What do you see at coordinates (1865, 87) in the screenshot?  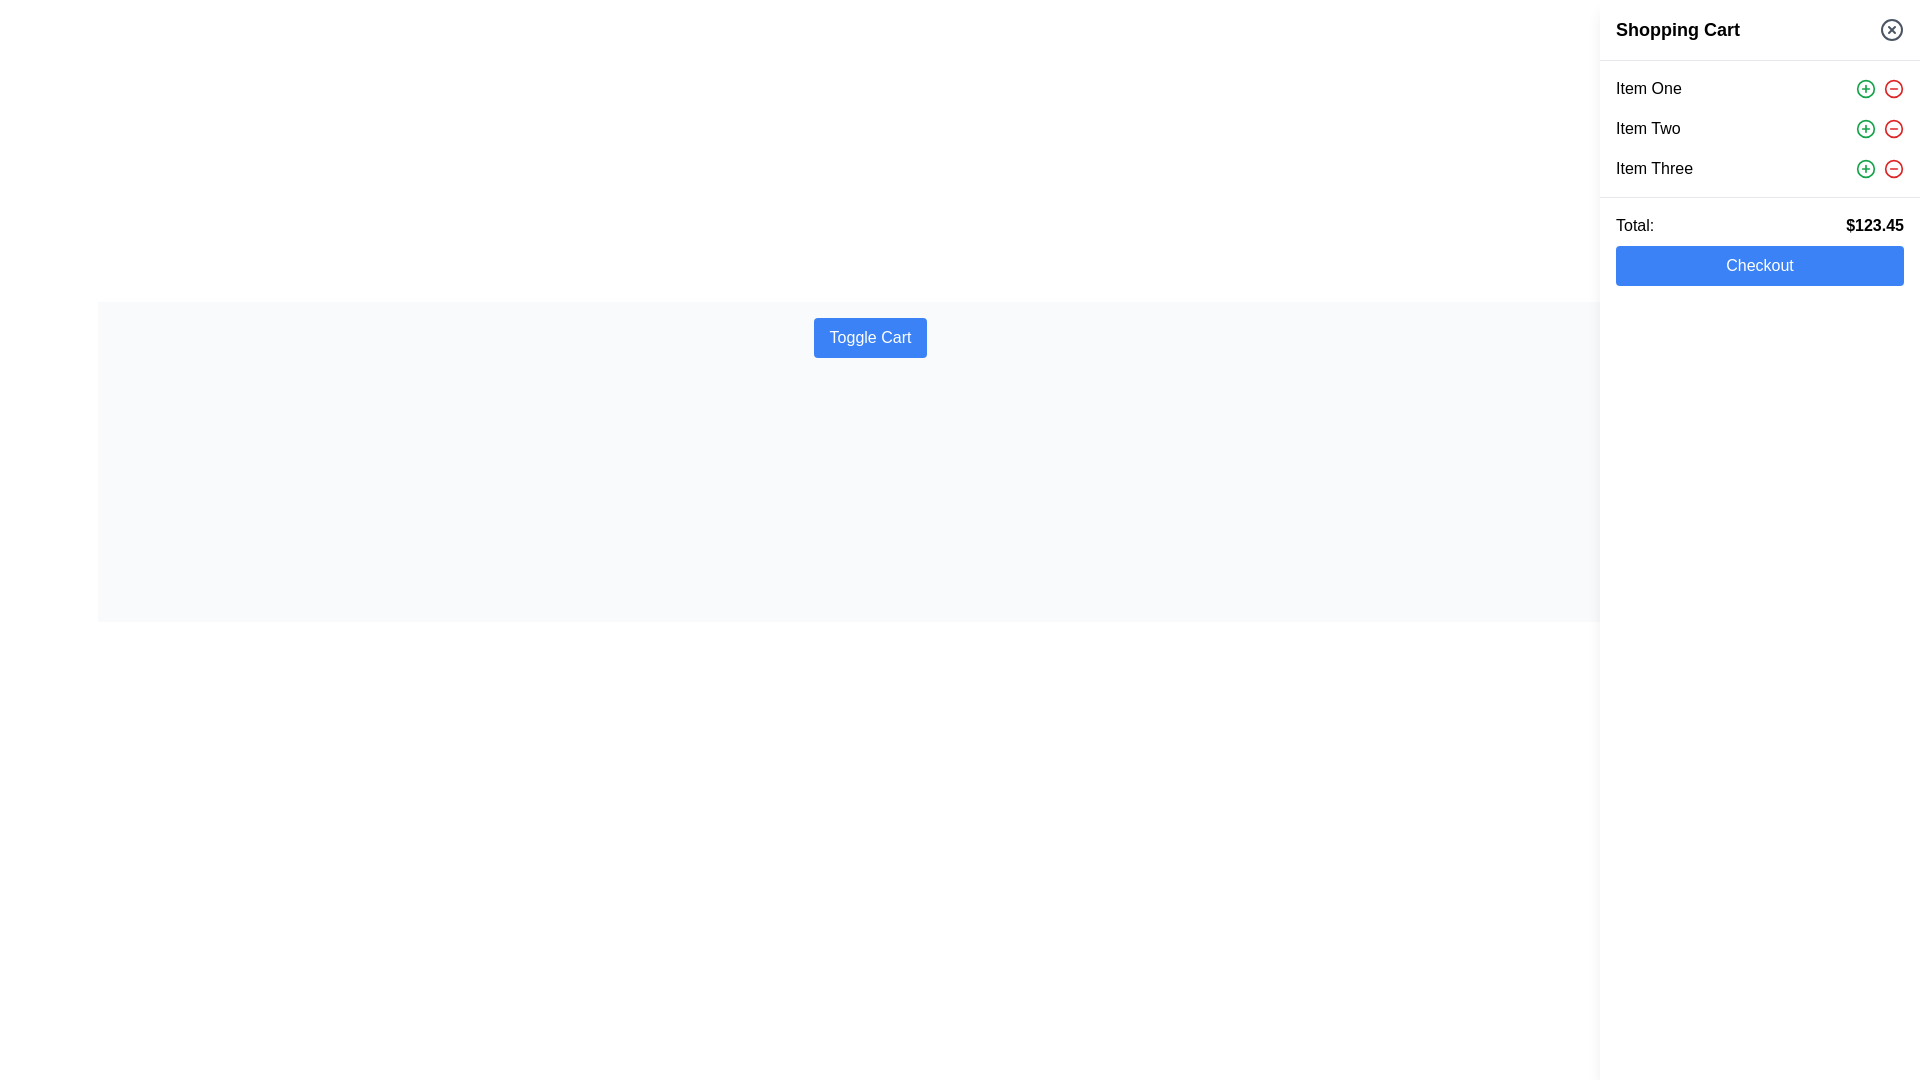 I see `the green circular icon with a plus sign (+) to increase the item quantity in the shopping cart interface` at bounding box center [1865, 87].